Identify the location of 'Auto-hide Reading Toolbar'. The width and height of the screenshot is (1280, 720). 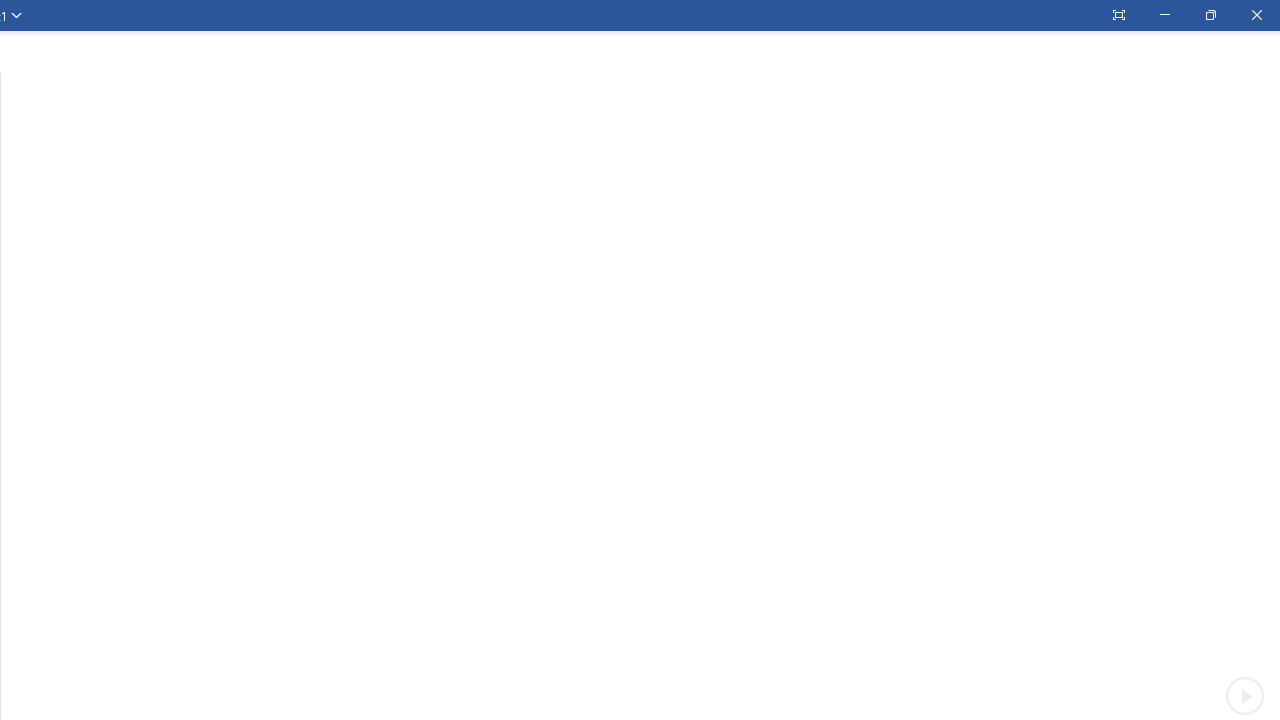
(1117, 15).